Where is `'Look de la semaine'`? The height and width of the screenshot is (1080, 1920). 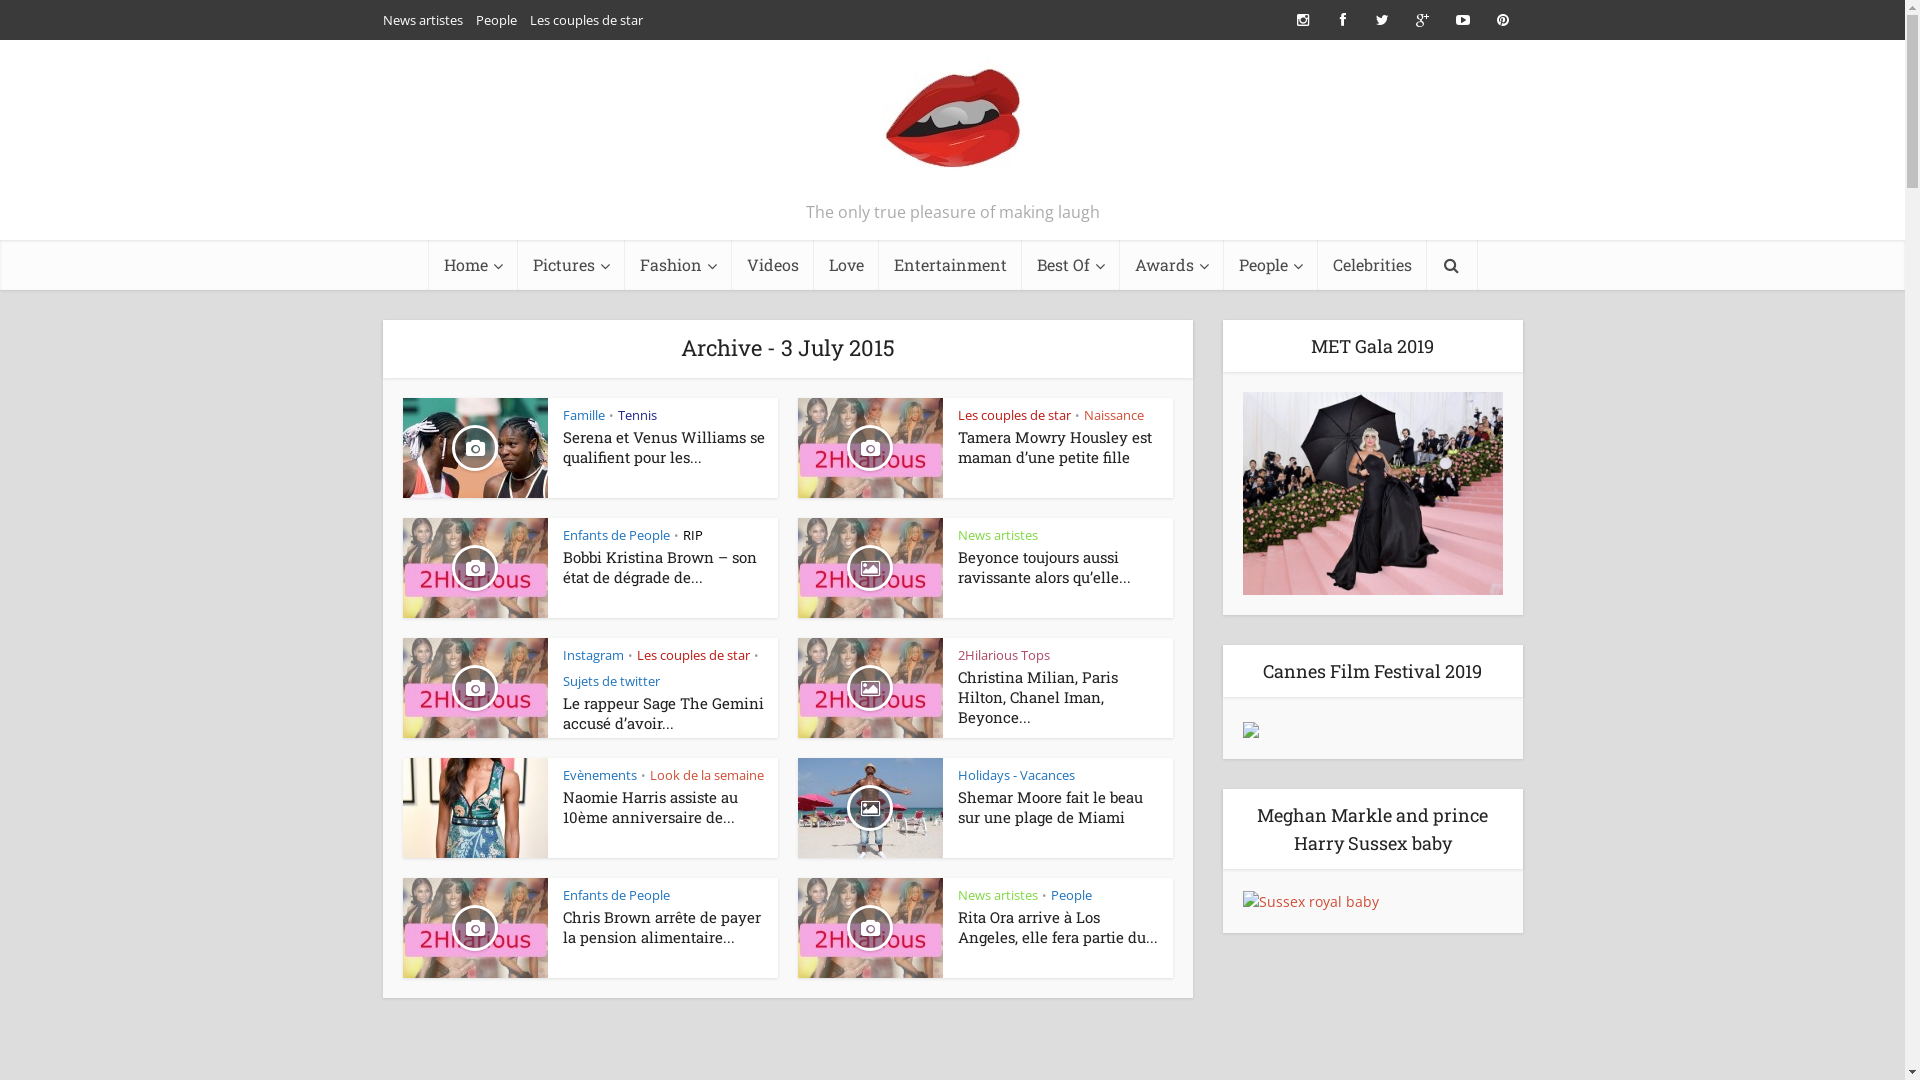
'Look de la semaine' is located at coordinates (706, 774).